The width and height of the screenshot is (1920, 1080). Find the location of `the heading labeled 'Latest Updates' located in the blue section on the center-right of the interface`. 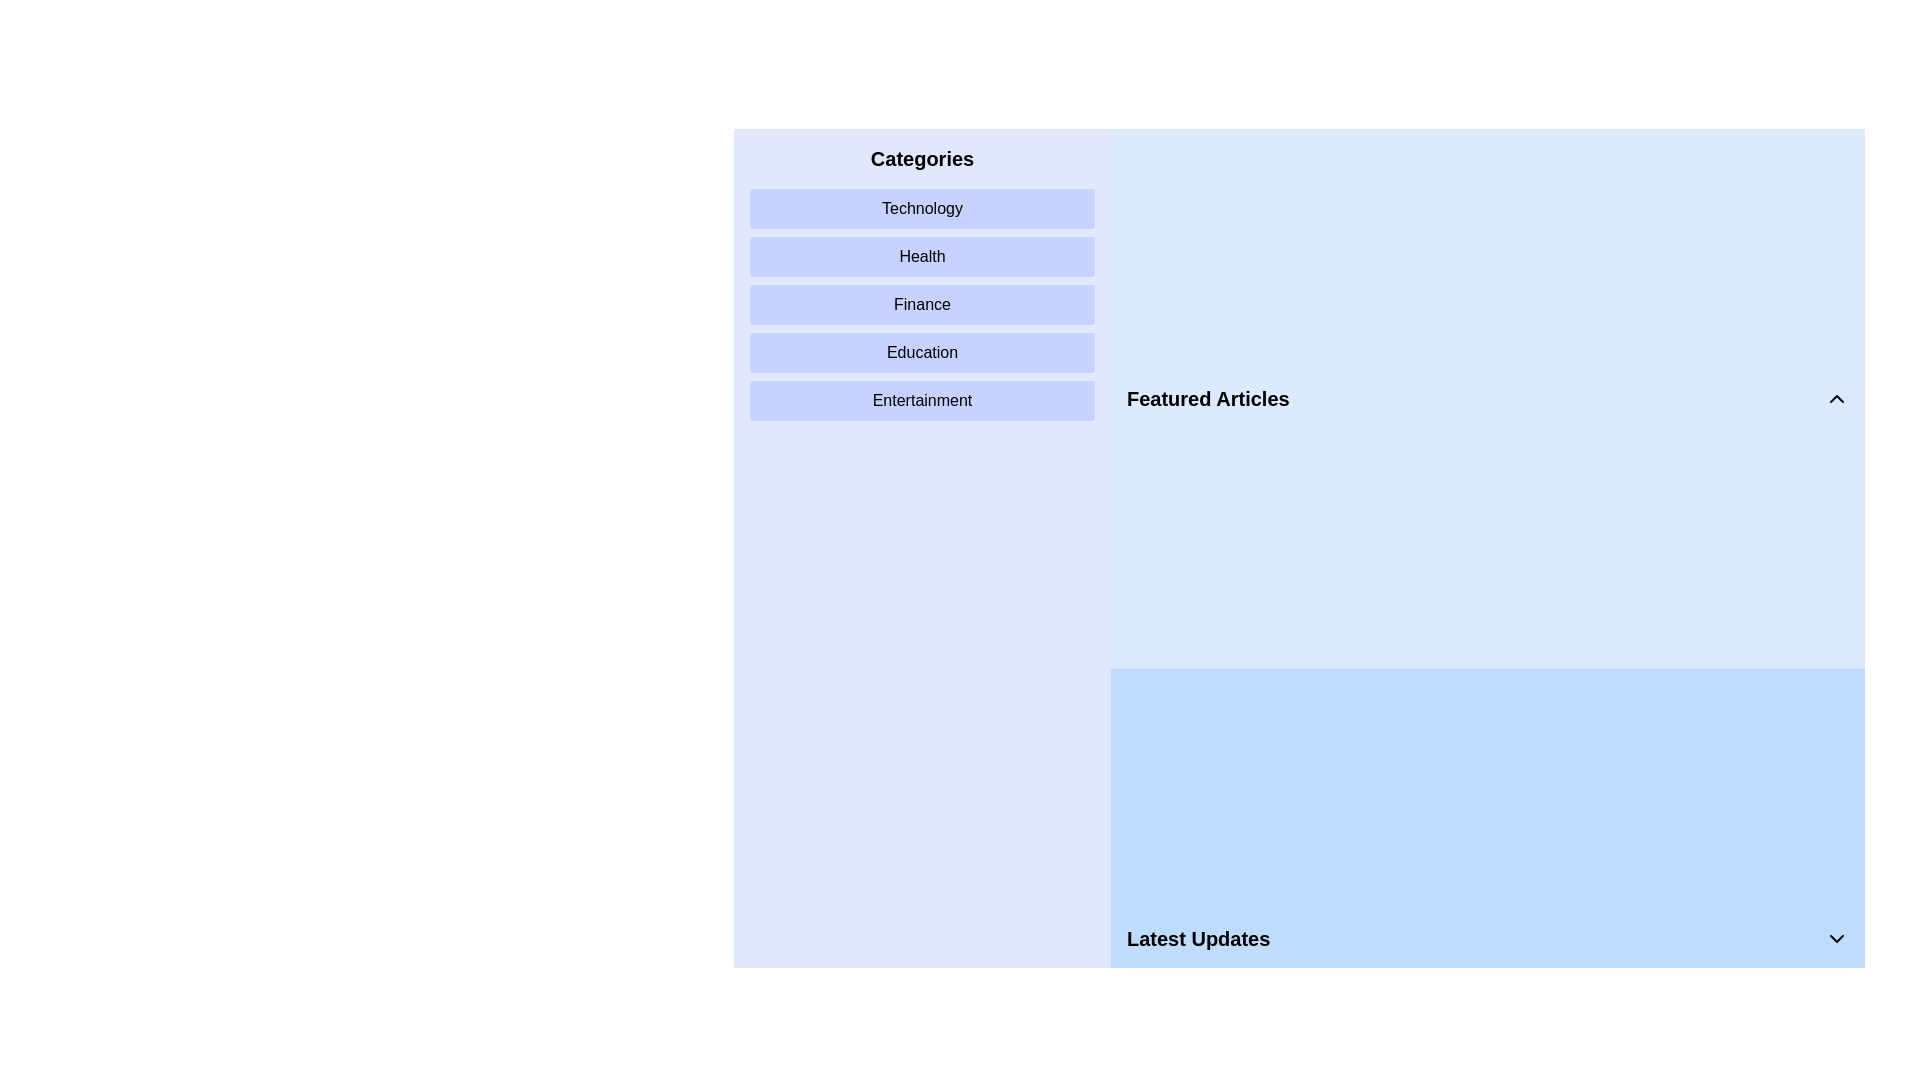

the heading labeled 'Latest Updates' located in the blue section on the center-right of the interface is located at coordinates (1198, 938).